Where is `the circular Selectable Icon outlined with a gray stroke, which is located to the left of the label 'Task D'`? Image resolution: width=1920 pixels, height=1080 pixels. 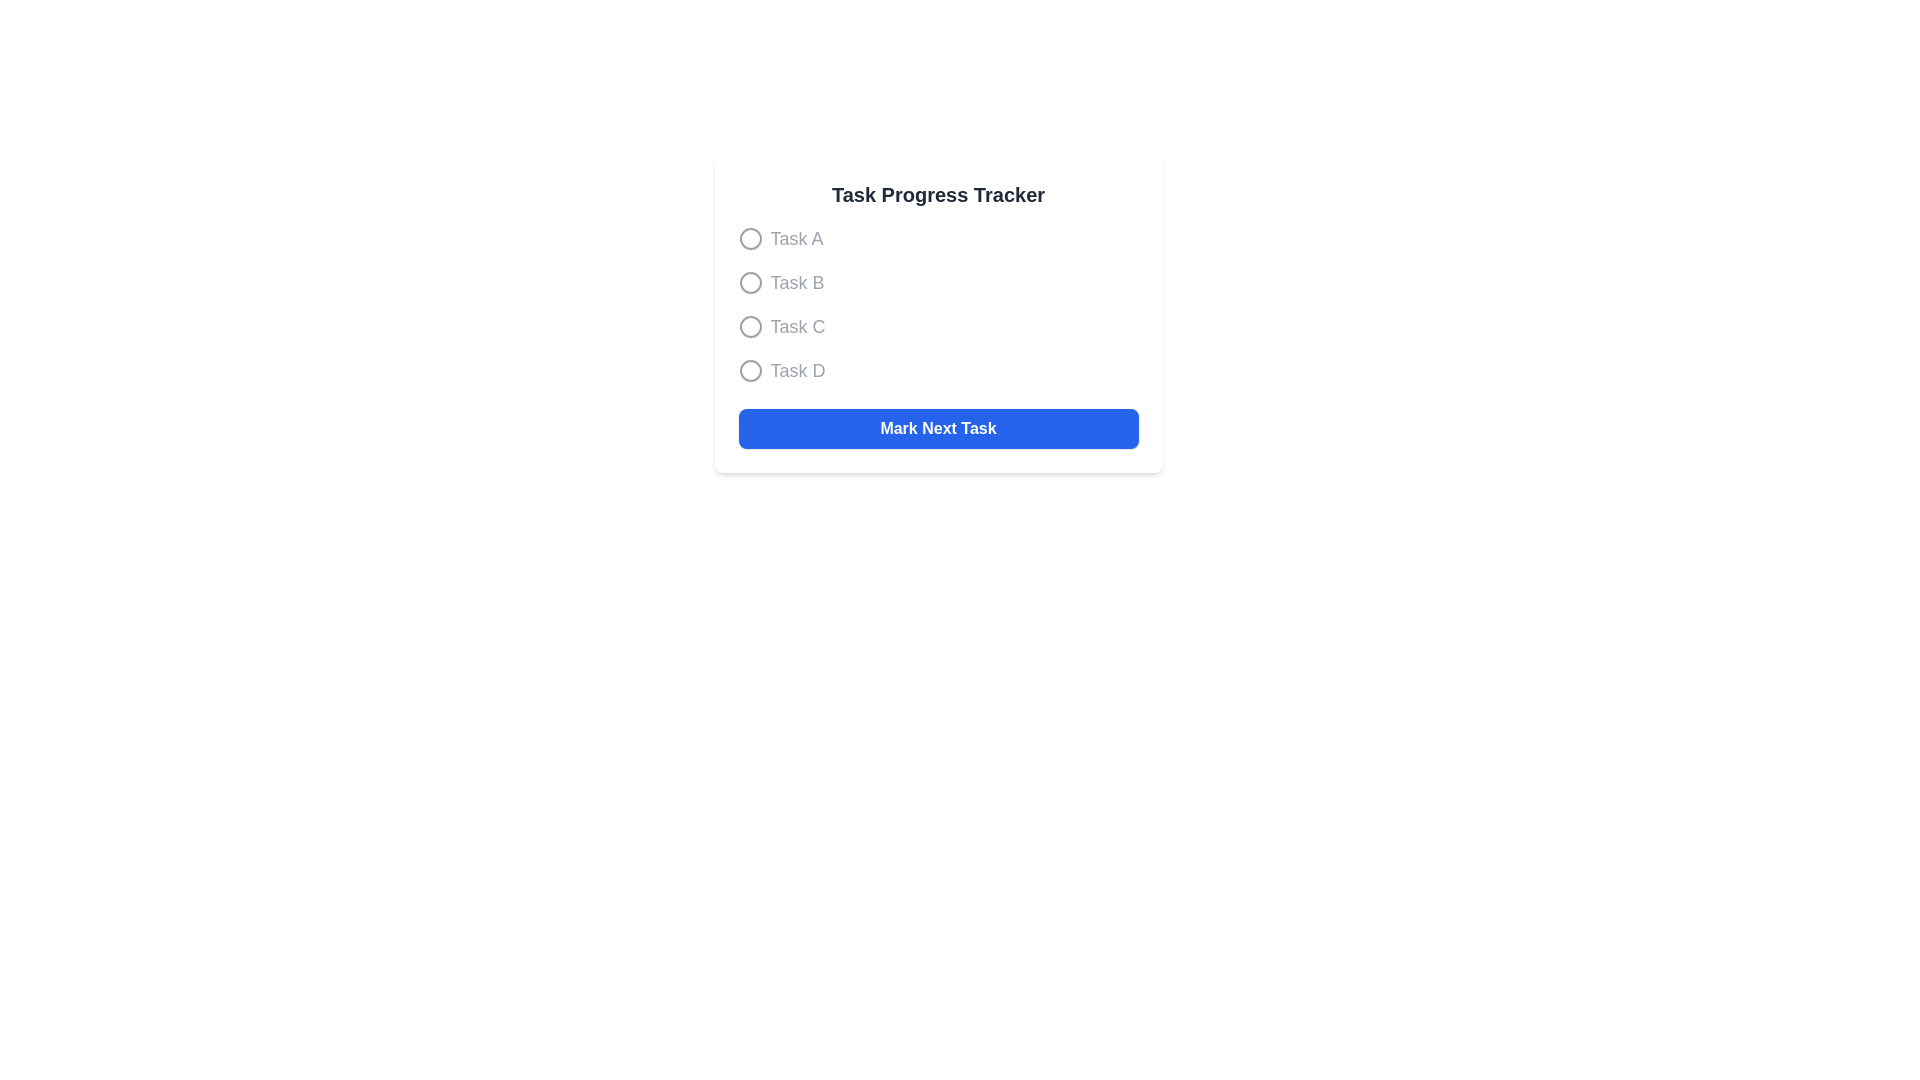
the circular Selectable Icon outlined with a gray stroke, which is located to the left of the label 'Task D' is located at coordinates (749, 370).